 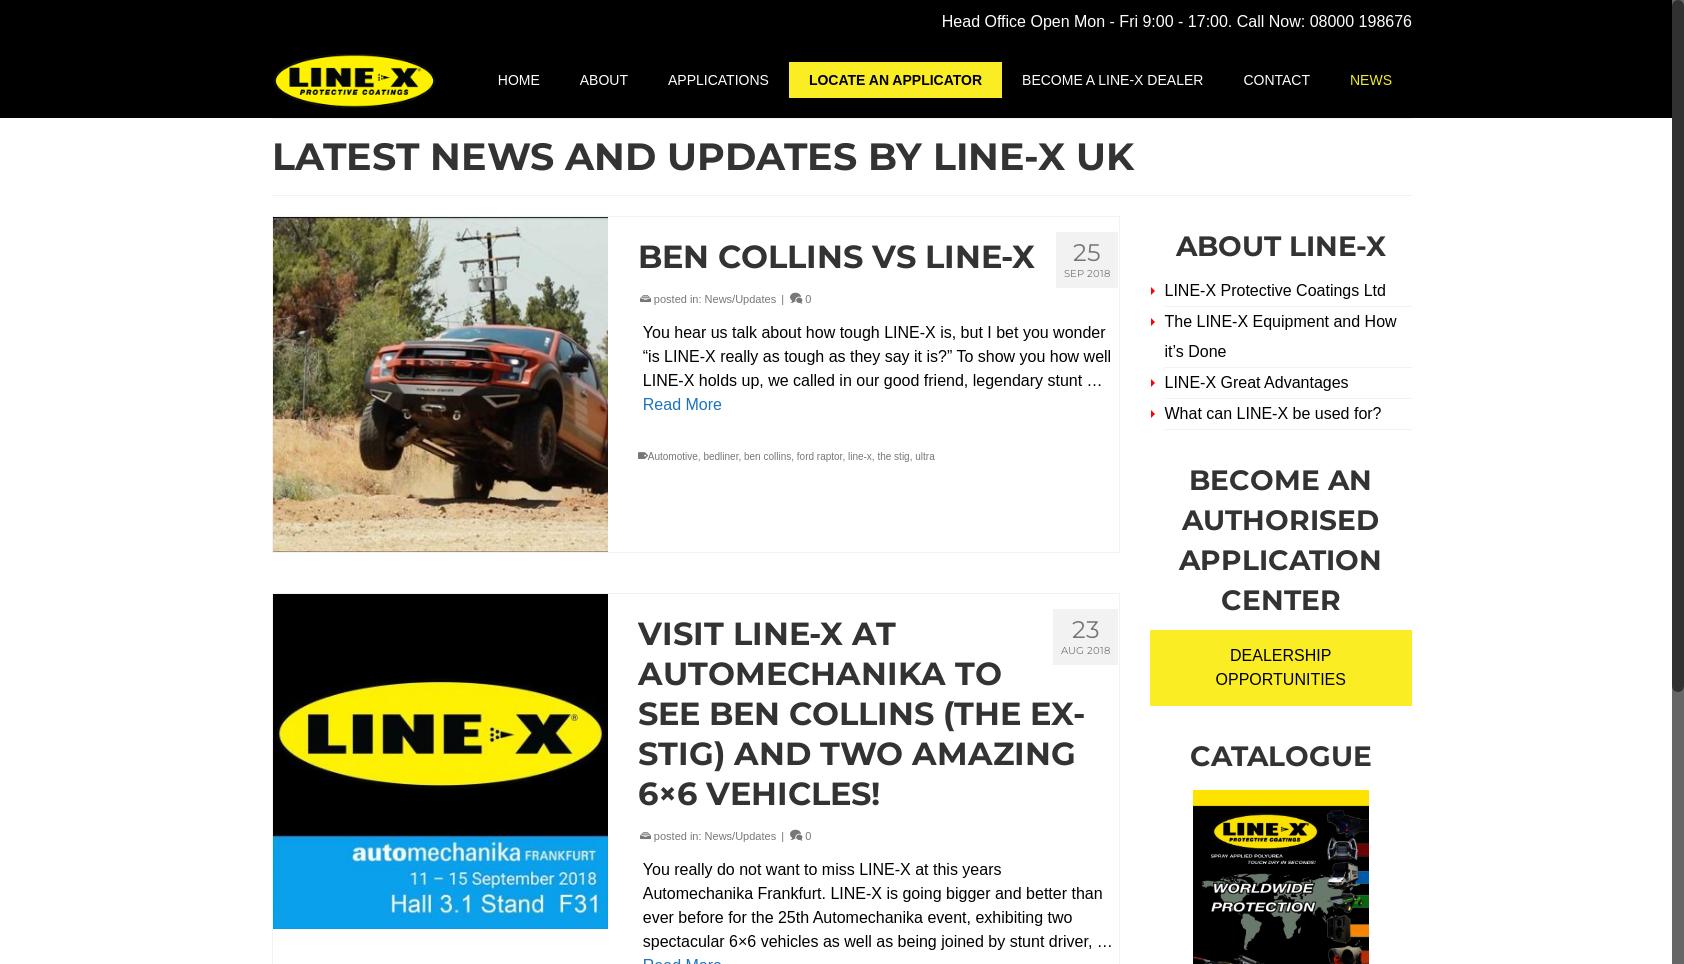 I want to click on 'LINE-X Great Advantages', so click(x=1255, y=382).